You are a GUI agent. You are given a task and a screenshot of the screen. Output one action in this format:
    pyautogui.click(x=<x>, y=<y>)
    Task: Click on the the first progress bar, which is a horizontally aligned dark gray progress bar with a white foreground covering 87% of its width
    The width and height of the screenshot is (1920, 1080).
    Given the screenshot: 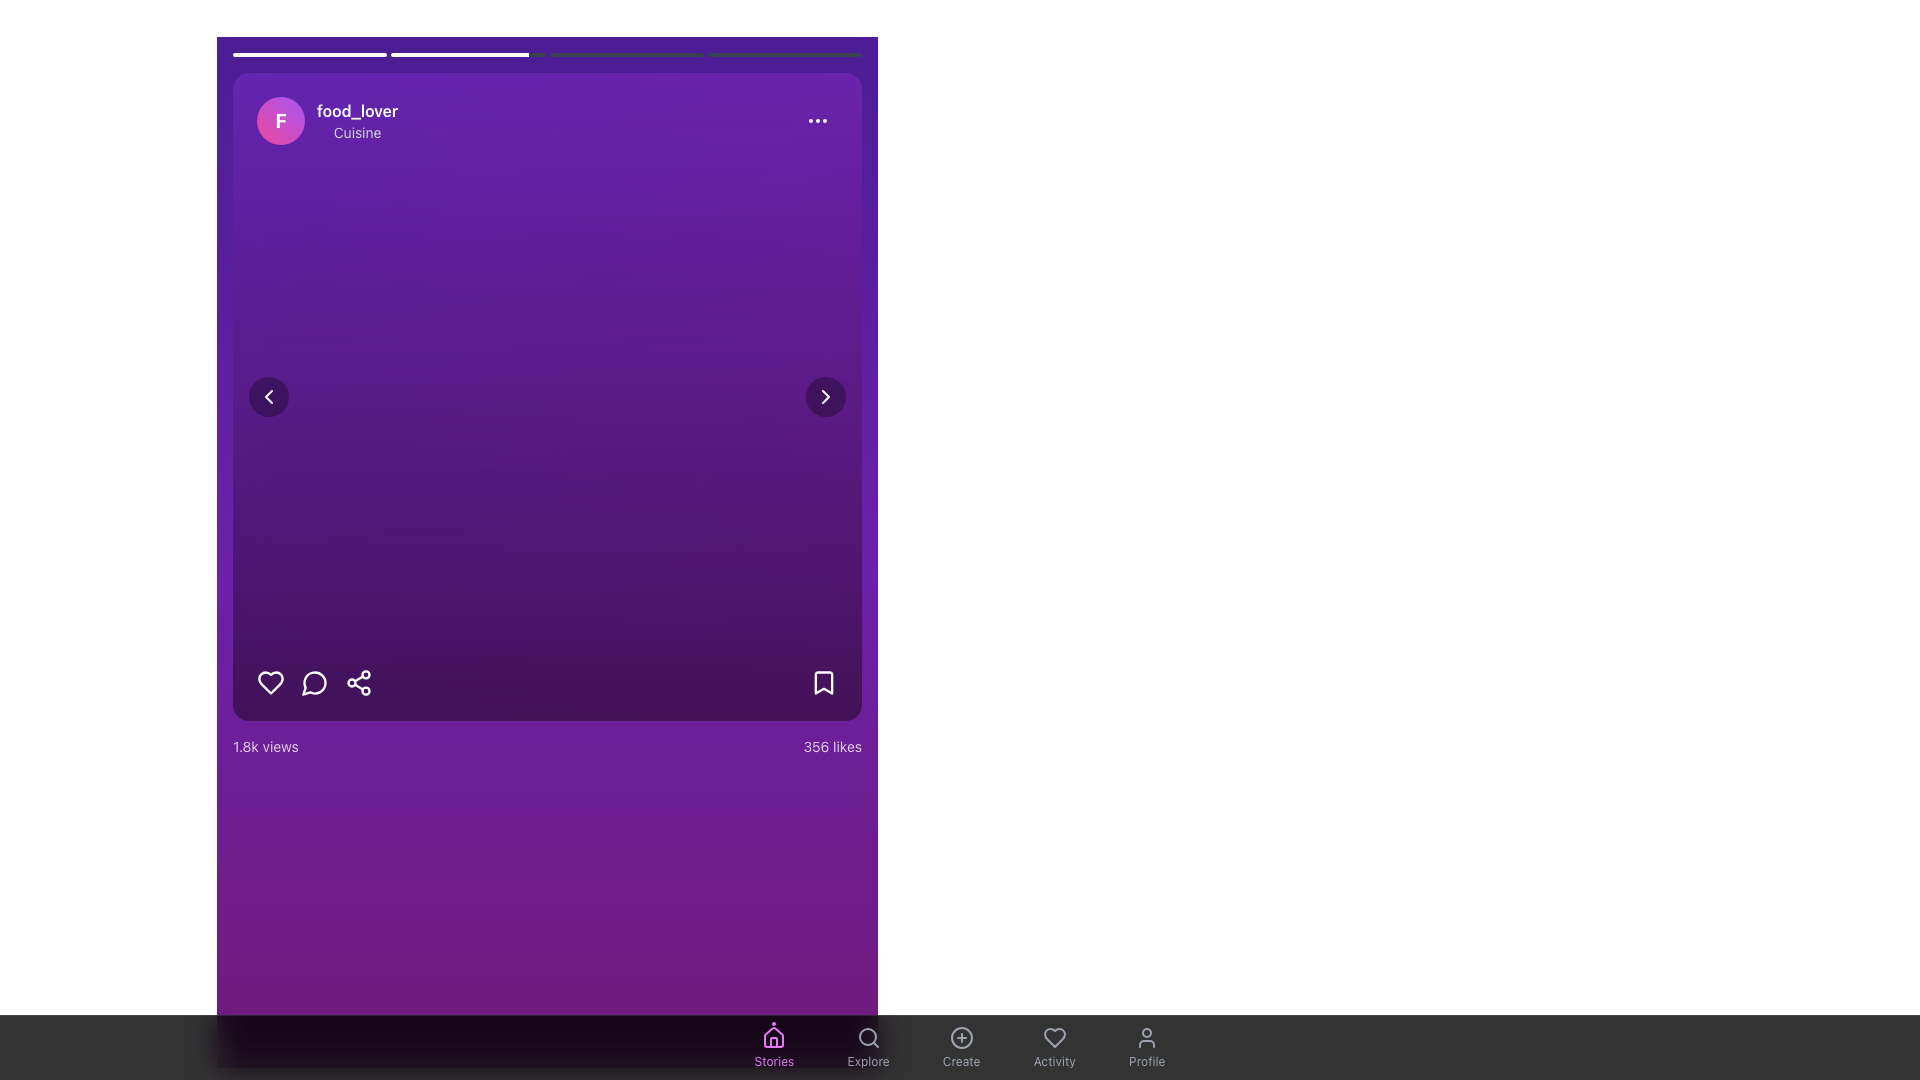 What is the action you would take?
    pyautogui.click(x=309, y=53)
    